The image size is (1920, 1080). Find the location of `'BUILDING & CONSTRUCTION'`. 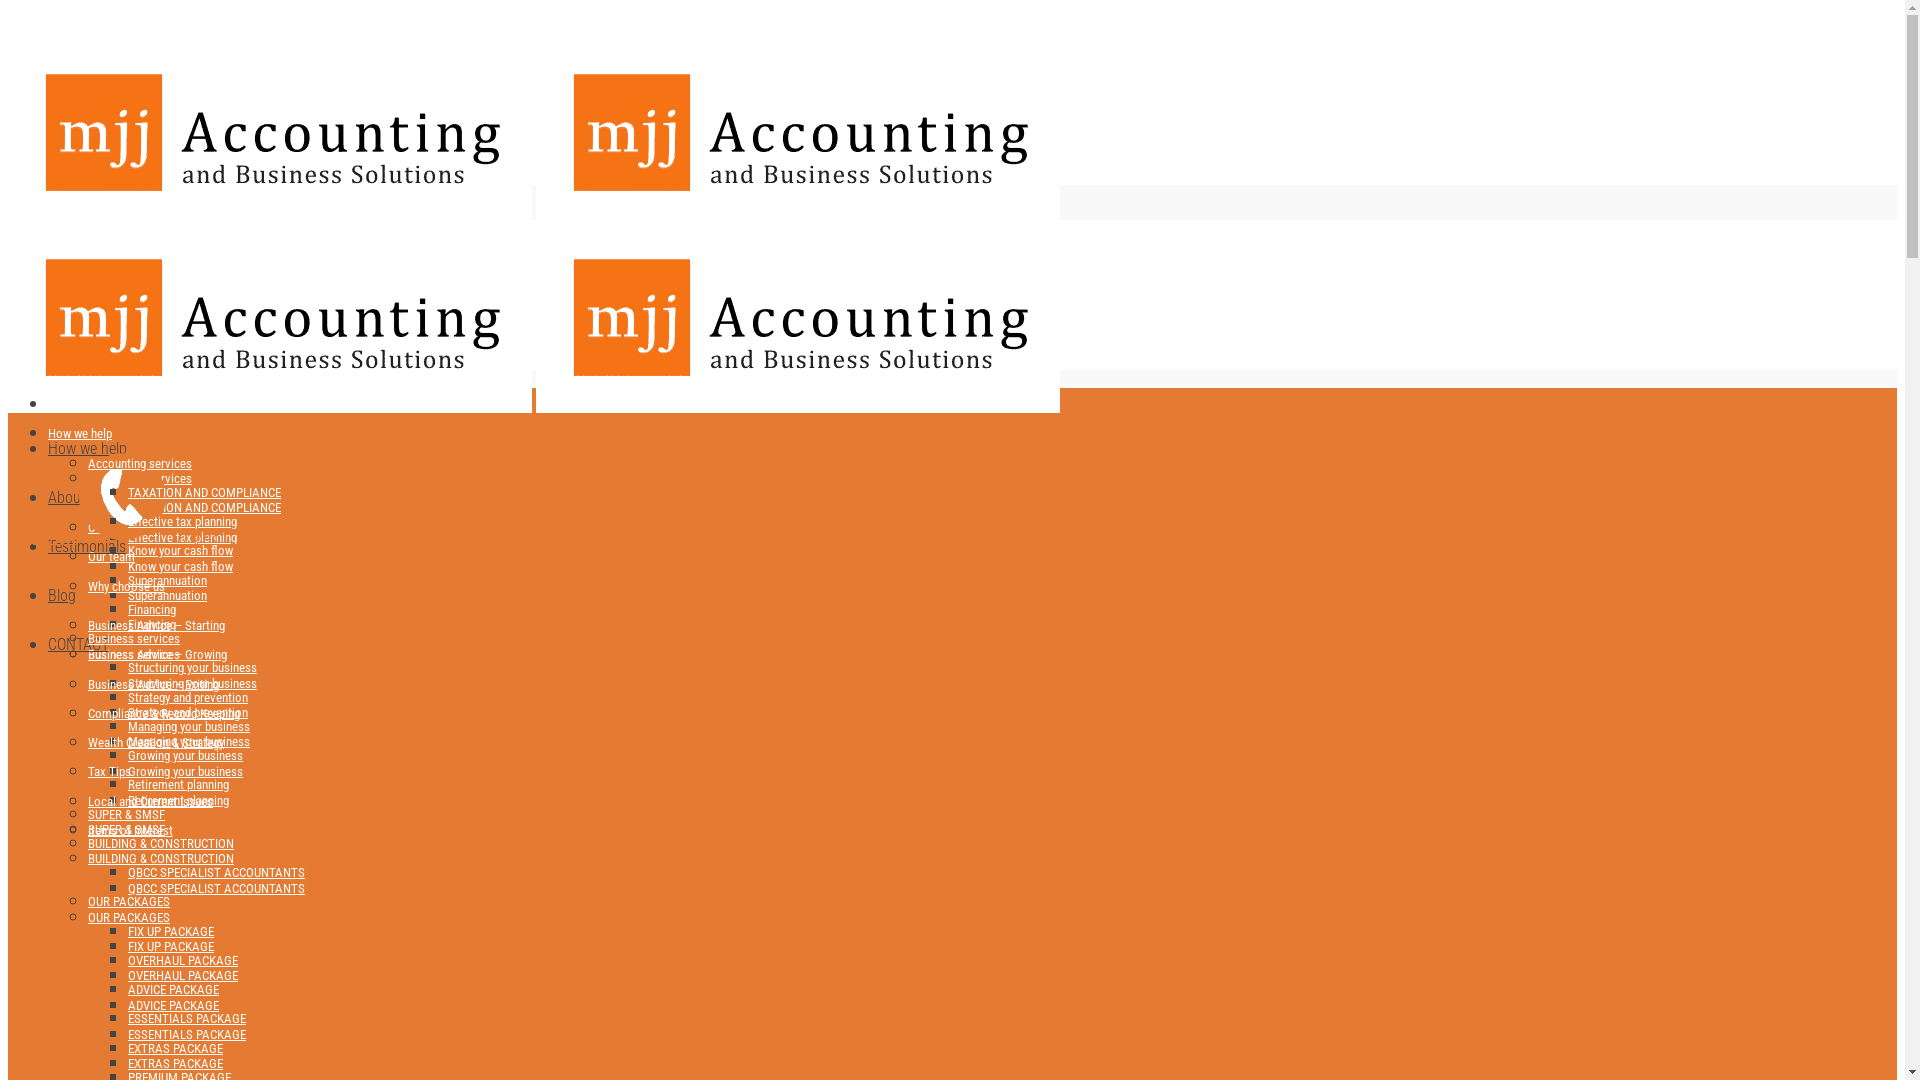

'BUILDING & CONSTRUCTION' is located at coordinates (86, 843).